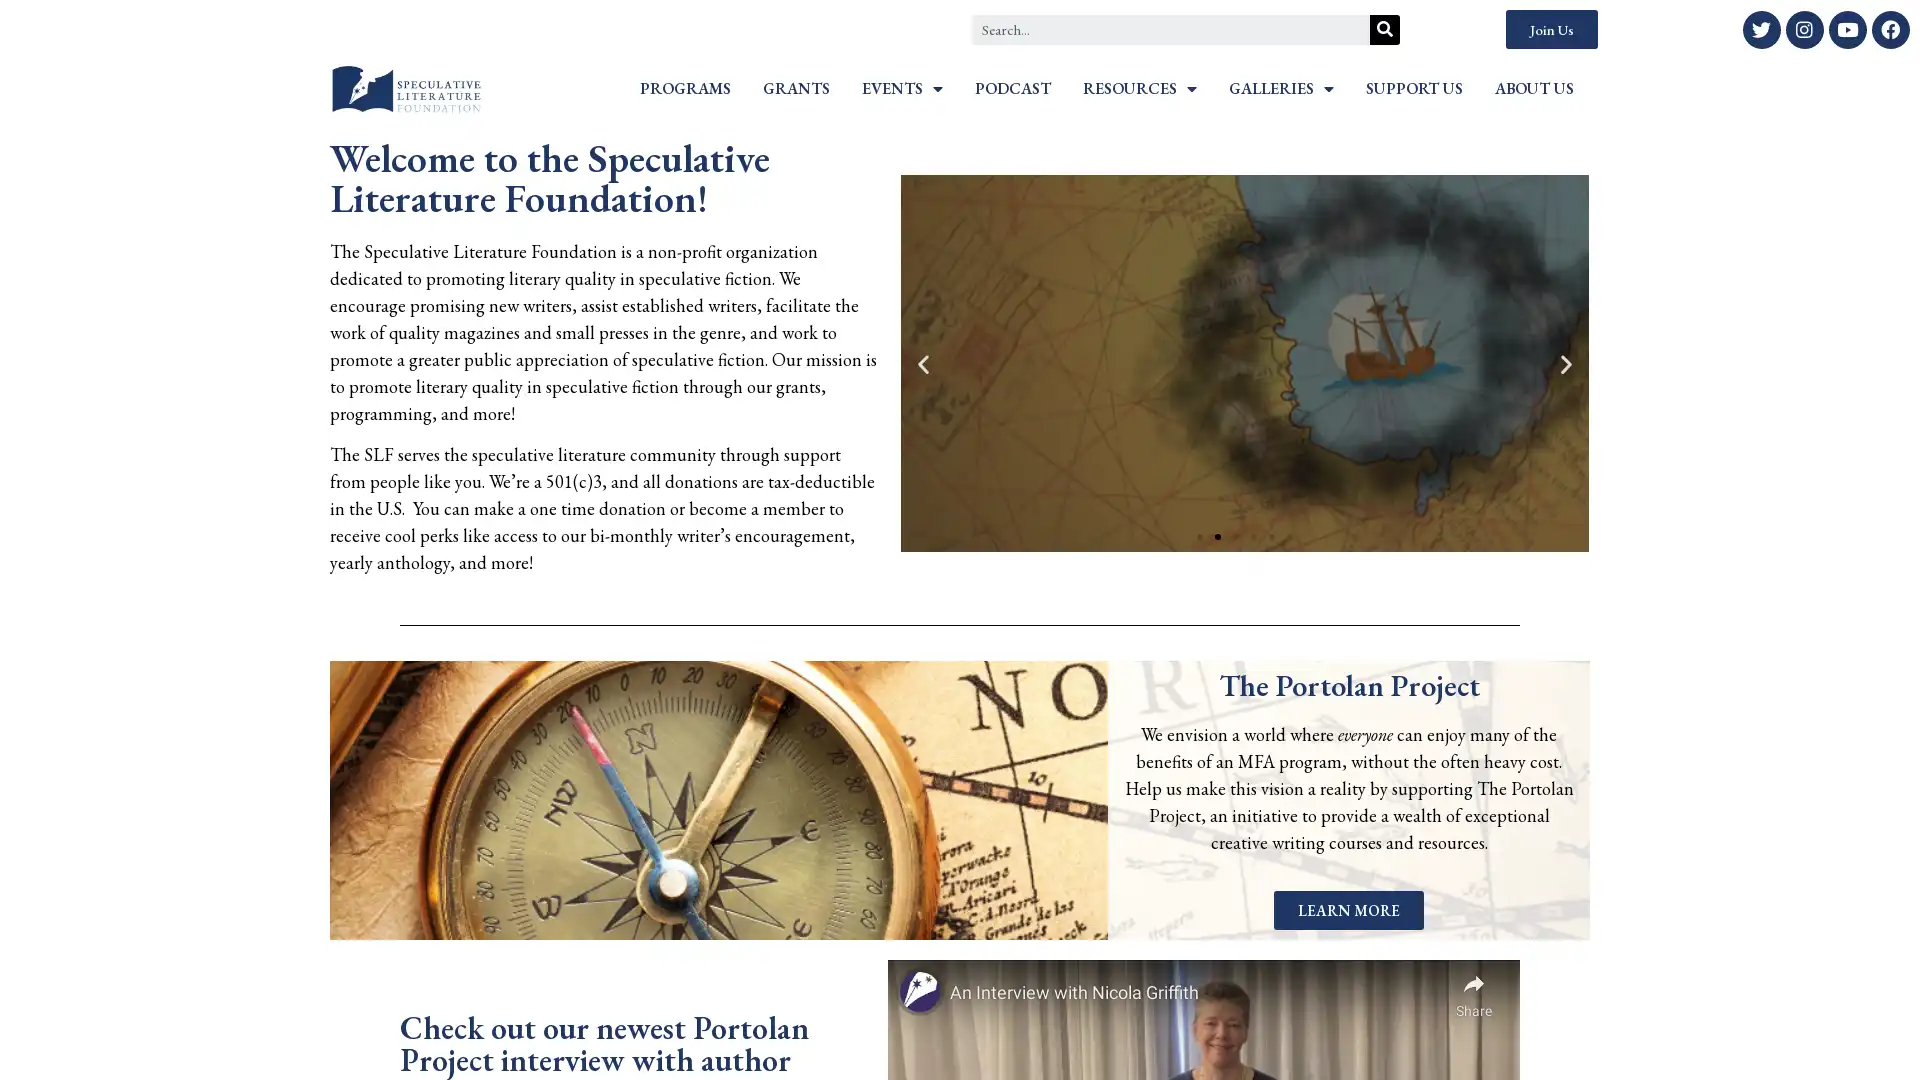  Describe the element at coordinates (1348, 909) in the screenshot. I see `LEARN MORE` at that location.